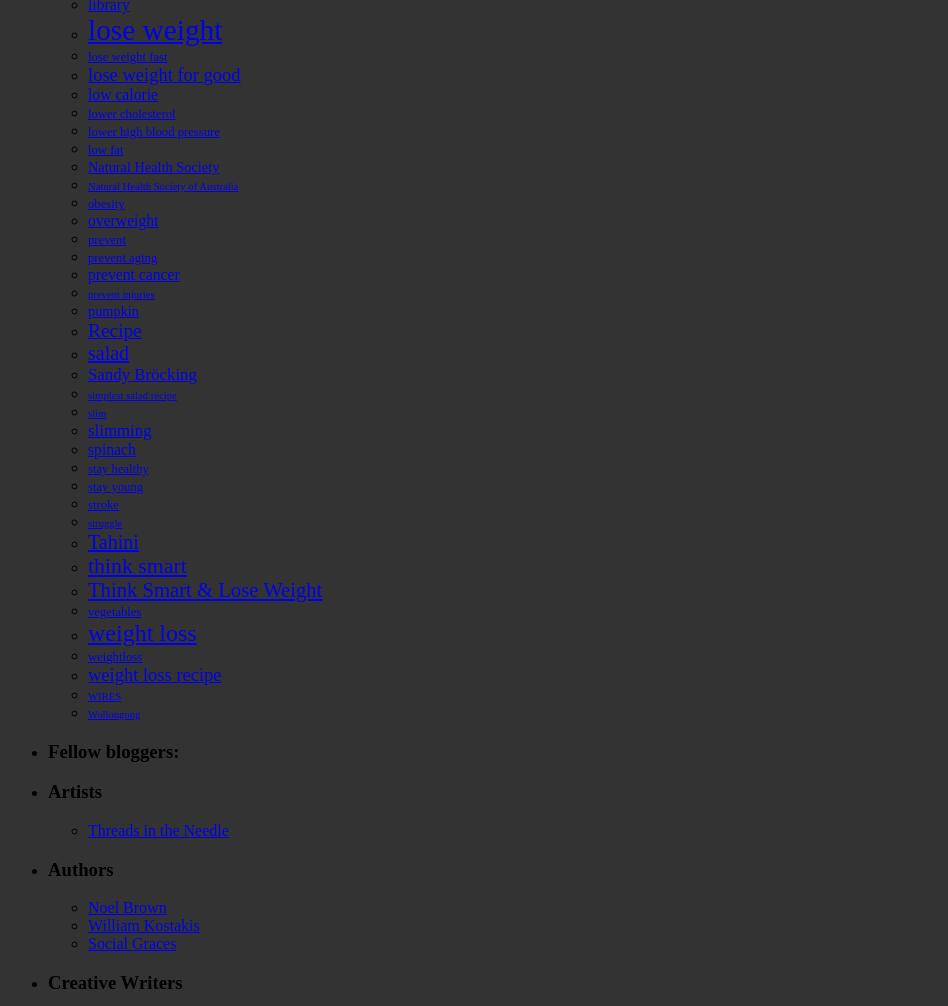 This screenshot has height=1006, width=948. What do you see at coordinates (114, 328) in the screenshot?
I see `'Recipe'` at bounding box center [114, 328].